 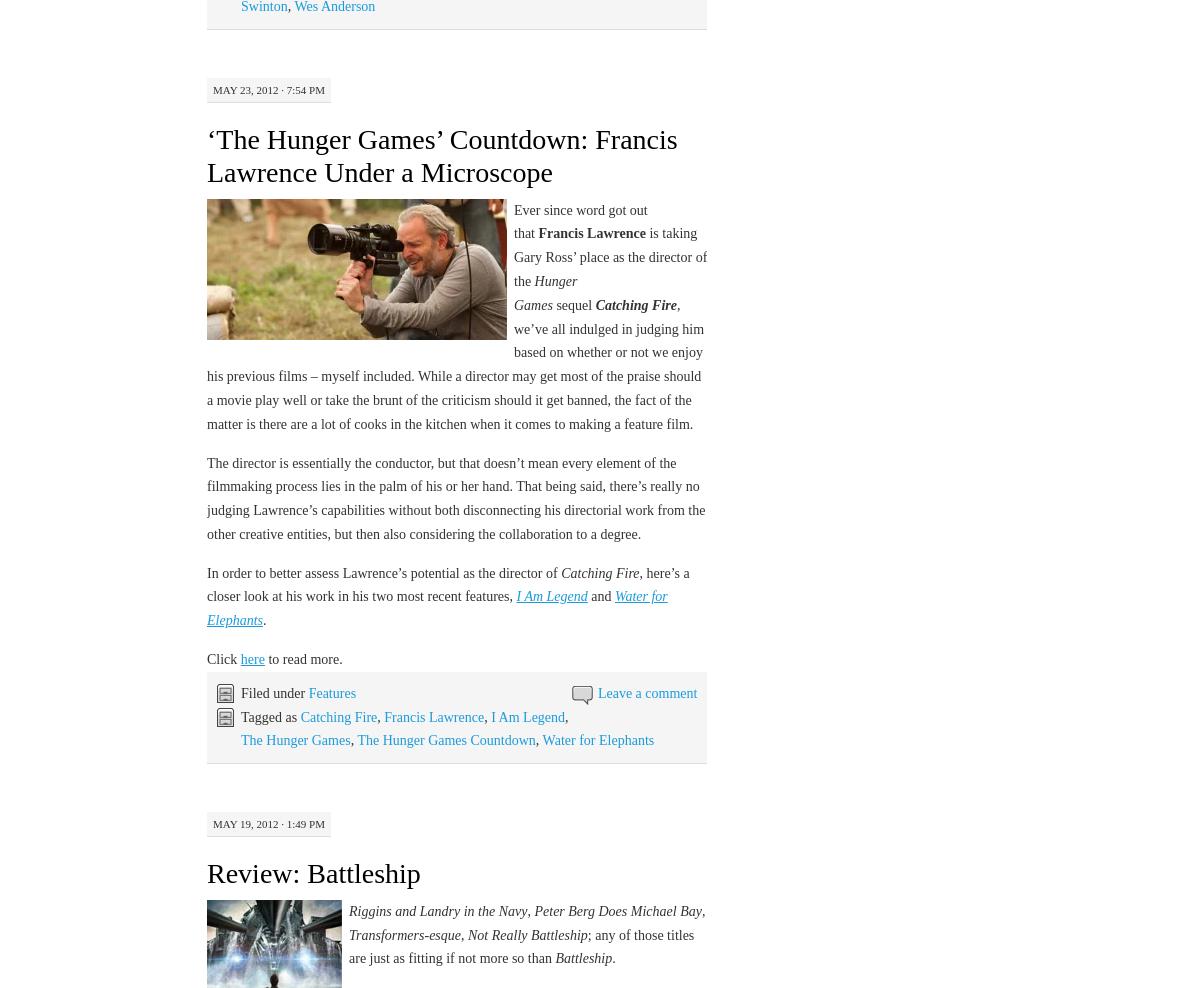 What do you see at coordinates (441, 154) in the screenshot?
I see `'‘The Hunger Games’ Countdown: Francis Lawrence Under a Microscope'` at bounding box center [441, 154].